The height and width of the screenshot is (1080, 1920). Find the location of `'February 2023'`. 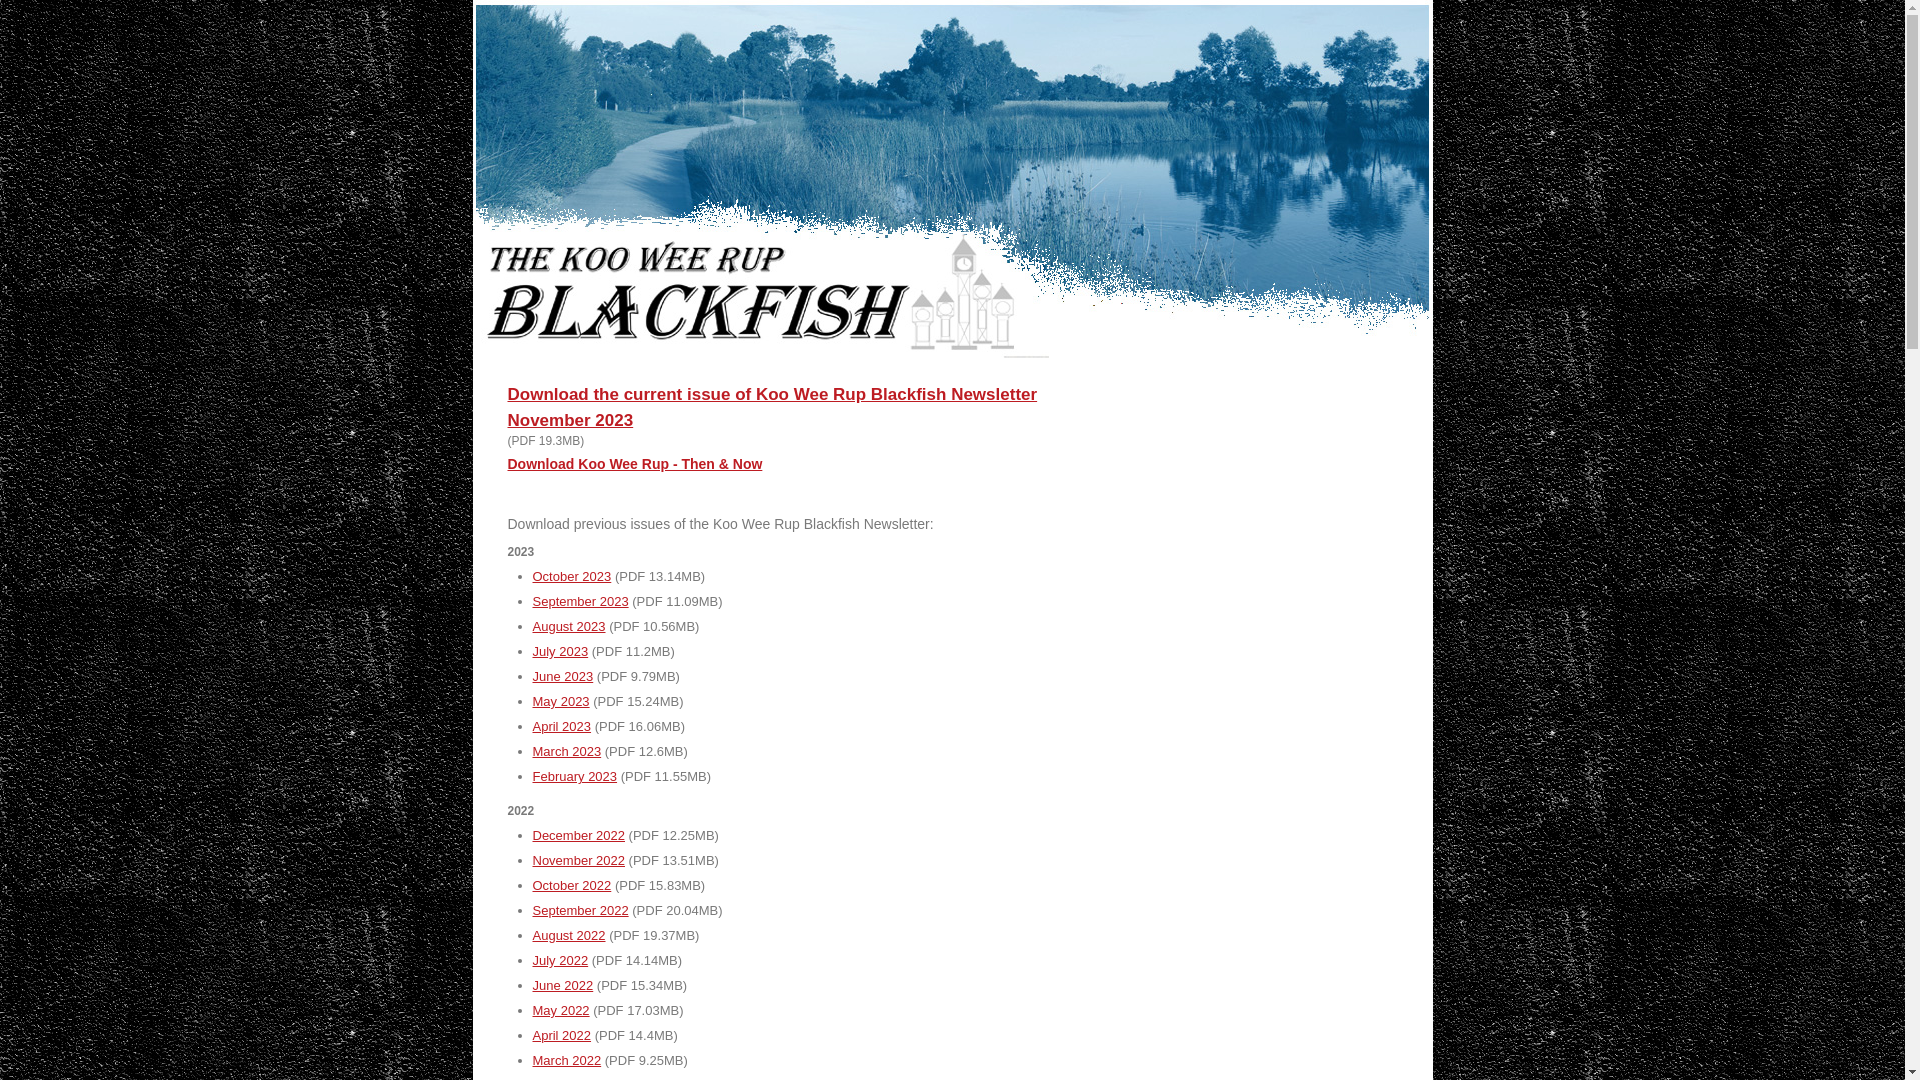

'February 2023' is located at coordinates (573, 775).